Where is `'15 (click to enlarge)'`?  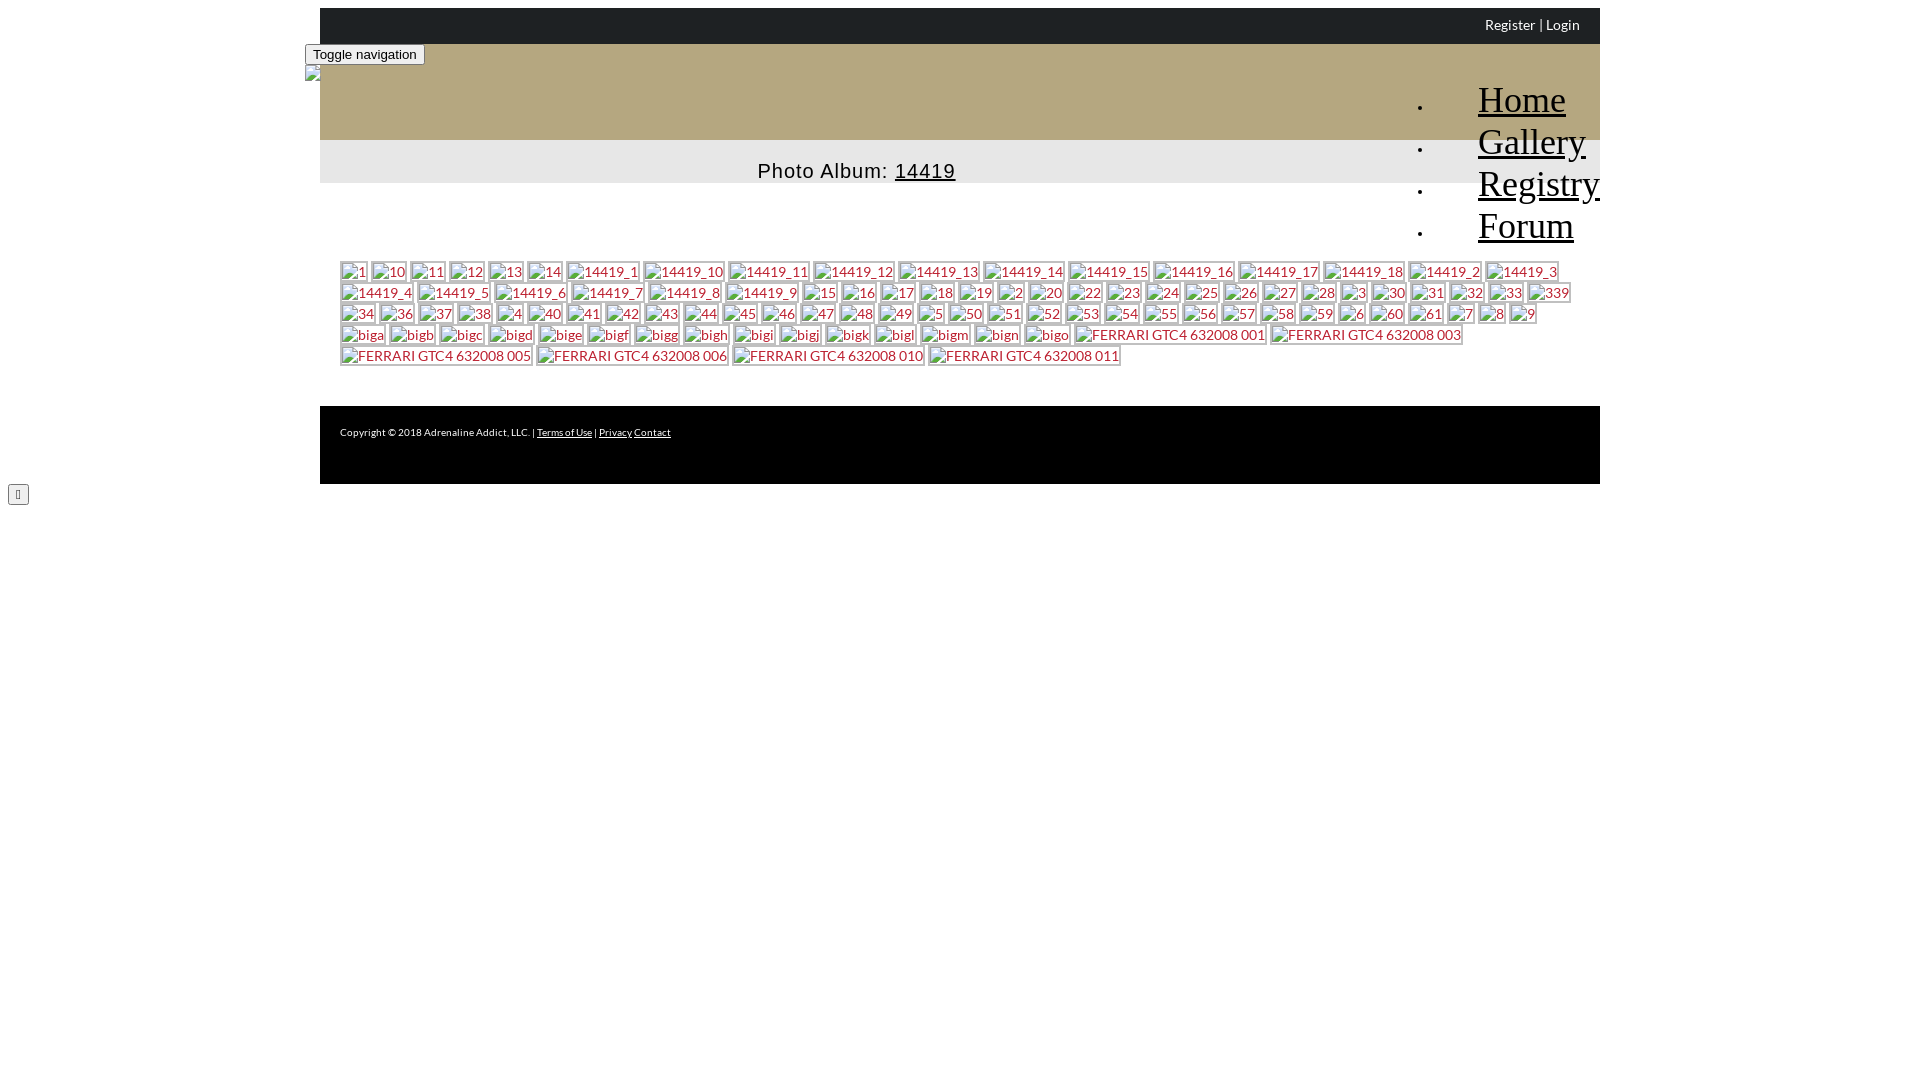 '15 (click to enlarge)' is located at coordinates (820, 292).